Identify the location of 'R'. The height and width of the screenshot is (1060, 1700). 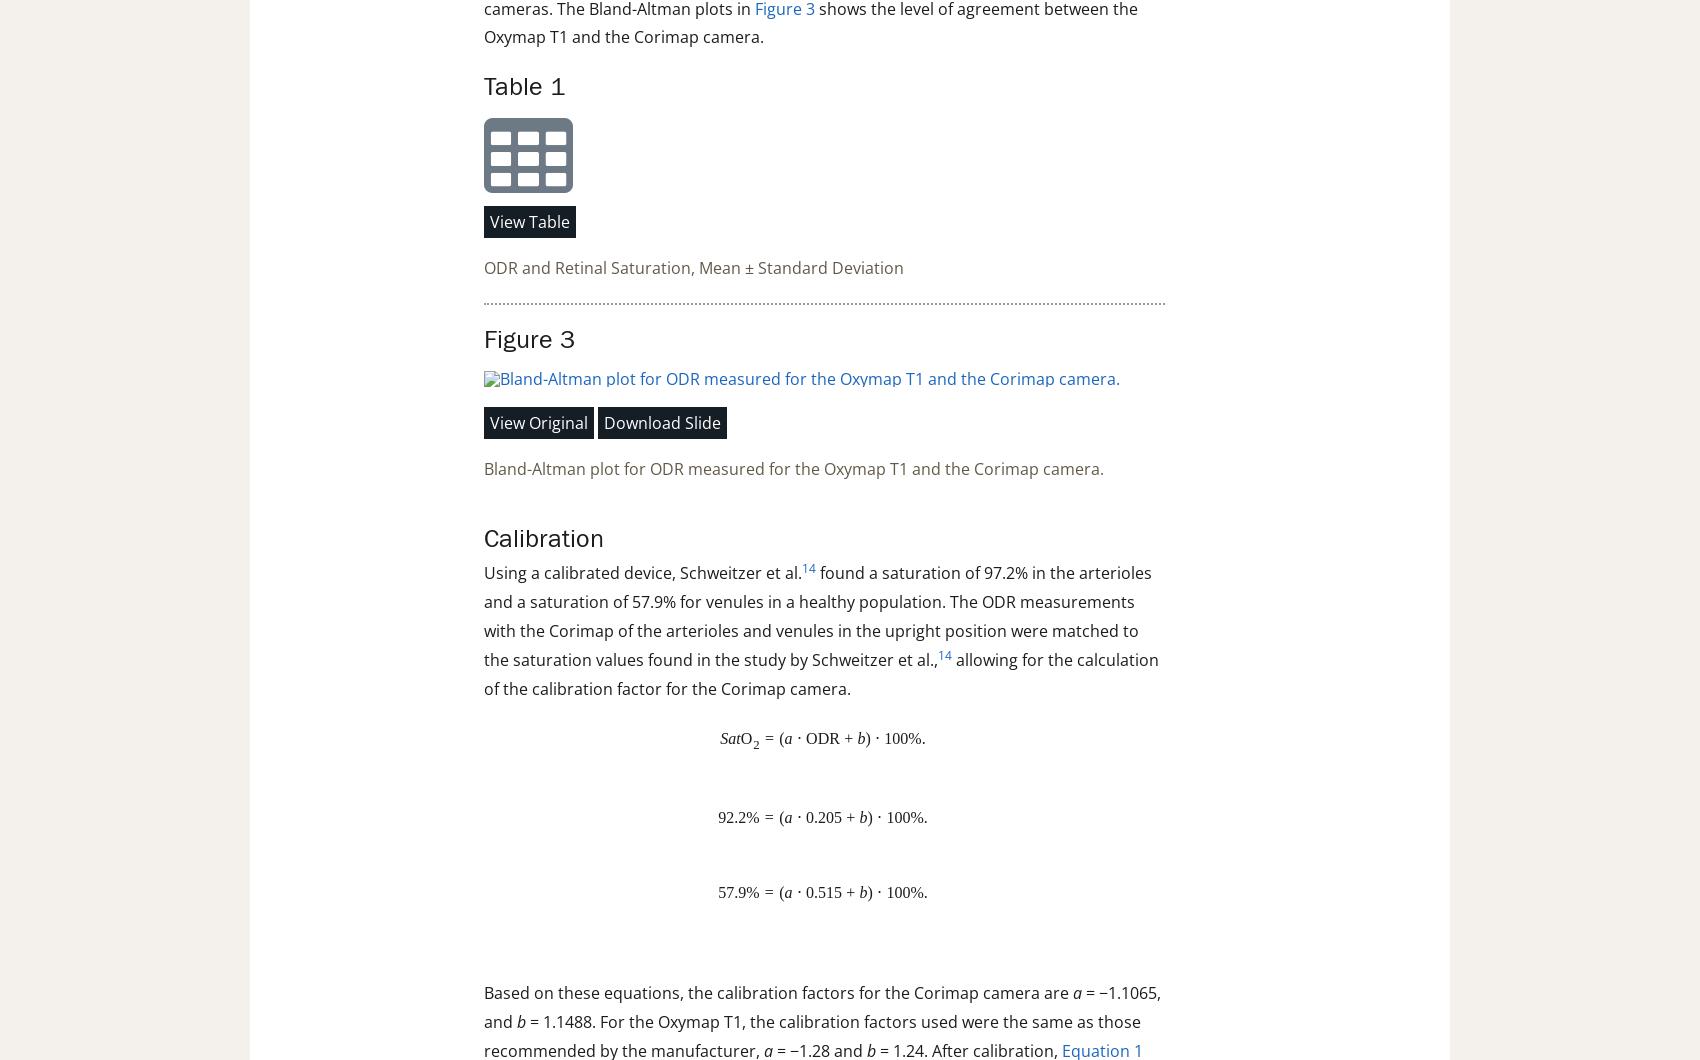
(833, 737).